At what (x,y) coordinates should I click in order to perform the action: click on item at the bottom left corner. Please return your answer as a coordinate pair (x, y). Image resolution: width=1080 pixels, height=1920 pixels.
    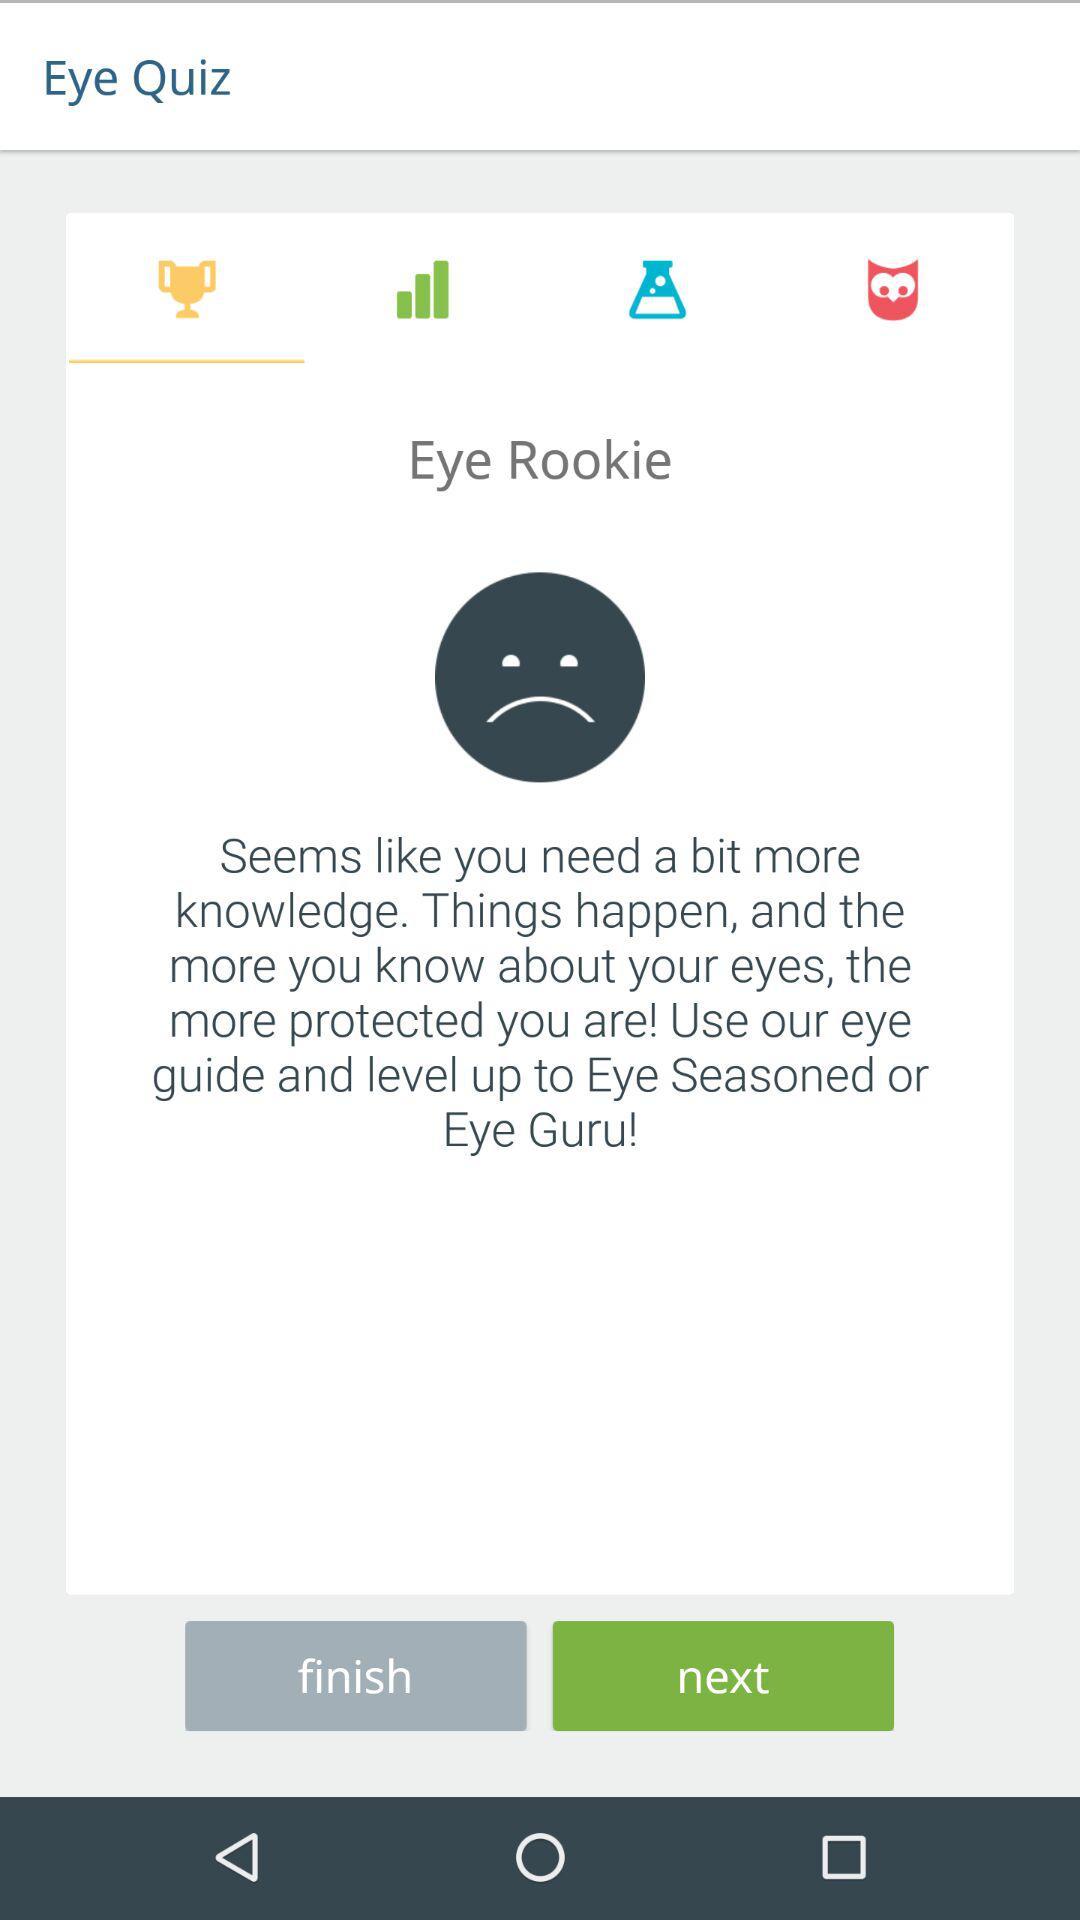
    Looking at the image, I should click on (354, 1672).